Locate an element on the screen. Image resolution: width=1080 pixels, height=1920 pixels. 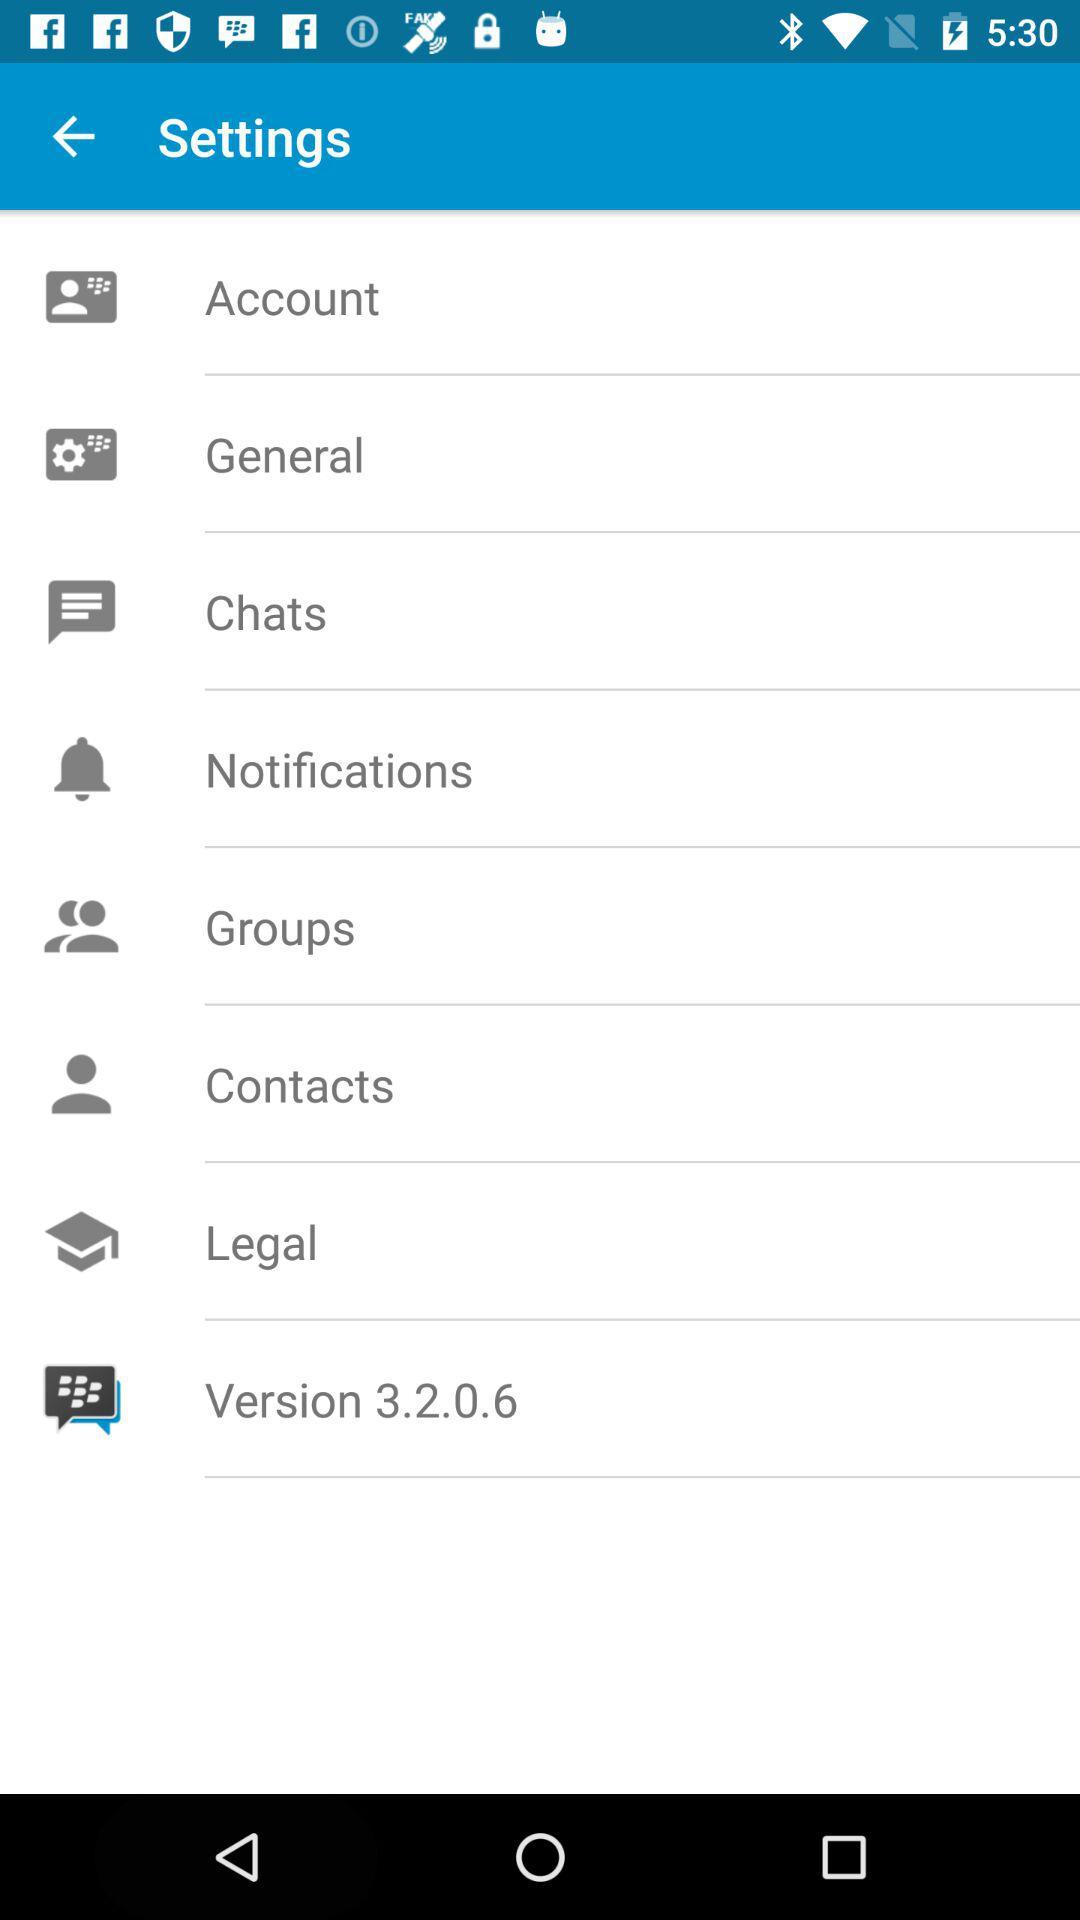
icon to the left of settings app is located at coordinates (72, 135).